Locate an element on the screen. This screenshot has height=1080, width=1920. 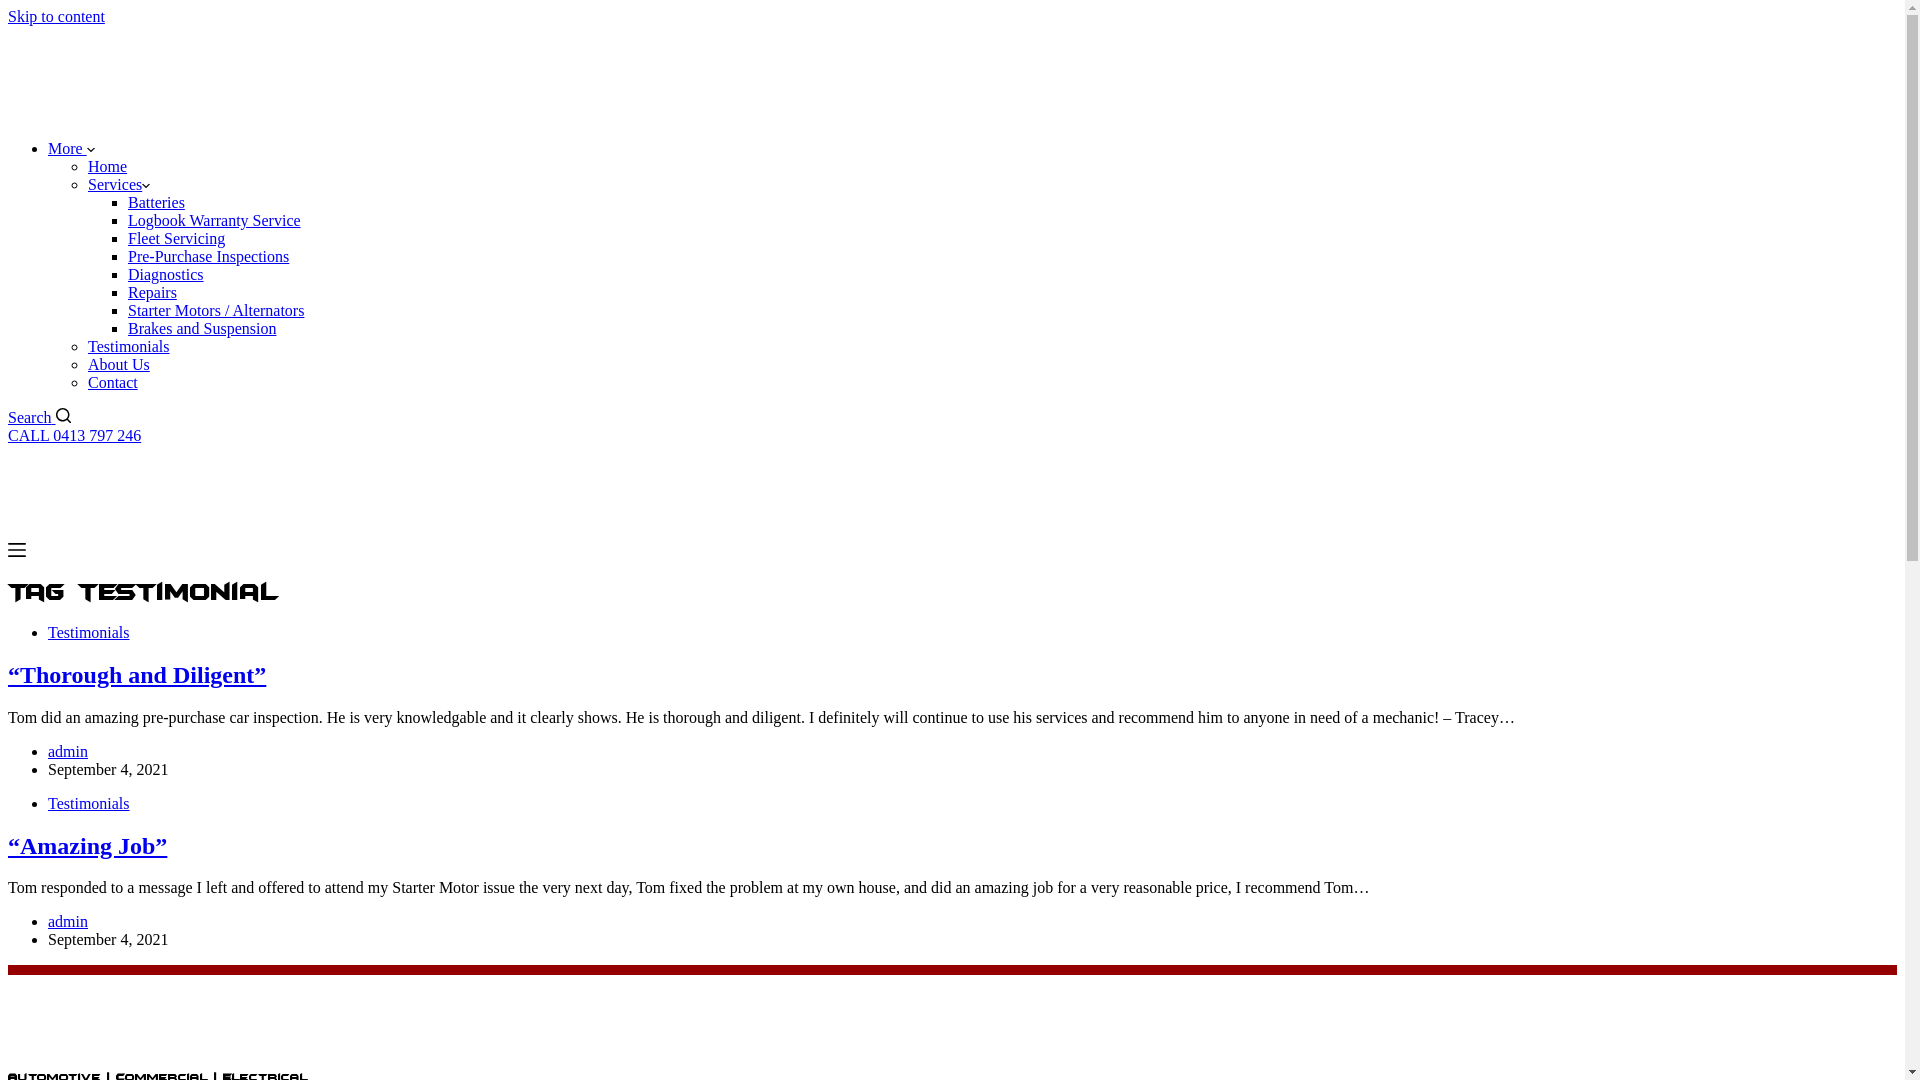
'Pre-Purchase Inspections' is located at coordinates (127, 255).